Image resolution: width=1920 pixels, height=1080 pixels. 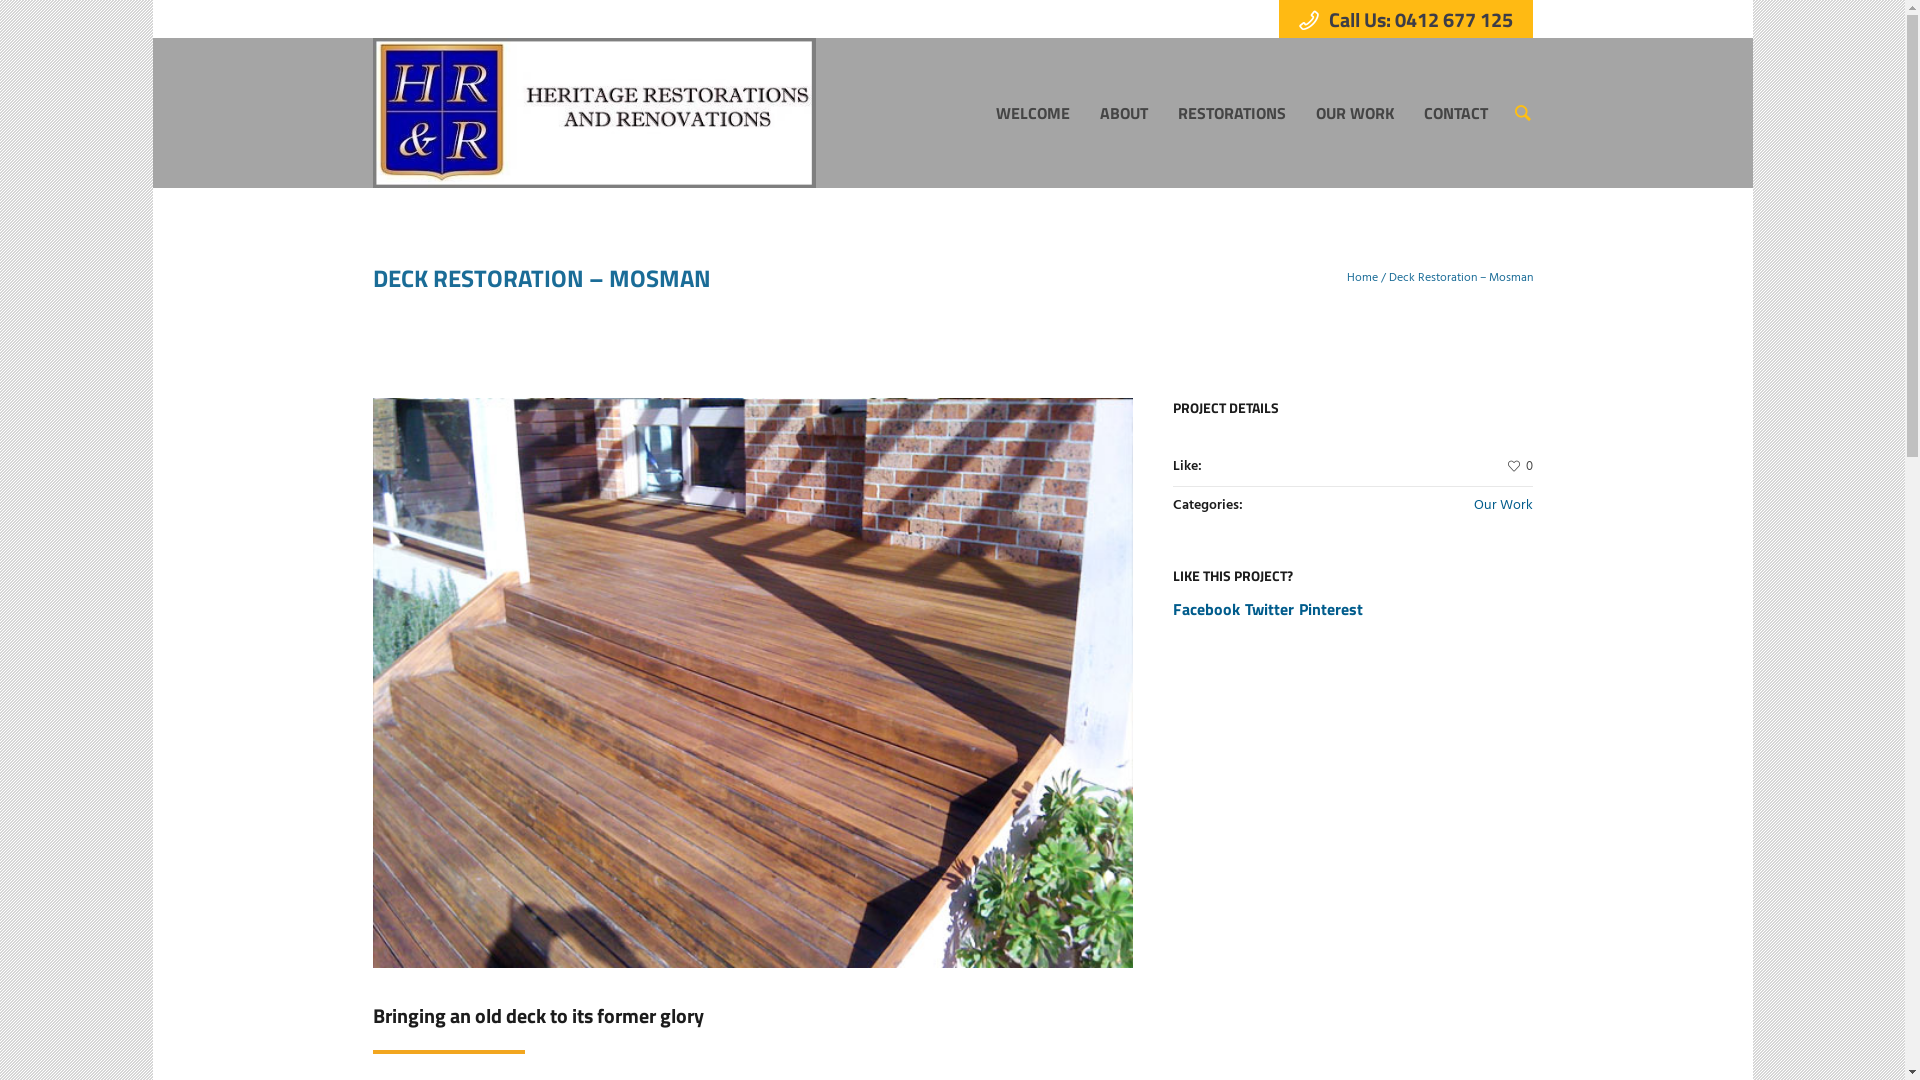 What do you see at coordinates (1454, 112) in the screenshot?
I see `'CONTACT'` at bounding box center [1454, 112].